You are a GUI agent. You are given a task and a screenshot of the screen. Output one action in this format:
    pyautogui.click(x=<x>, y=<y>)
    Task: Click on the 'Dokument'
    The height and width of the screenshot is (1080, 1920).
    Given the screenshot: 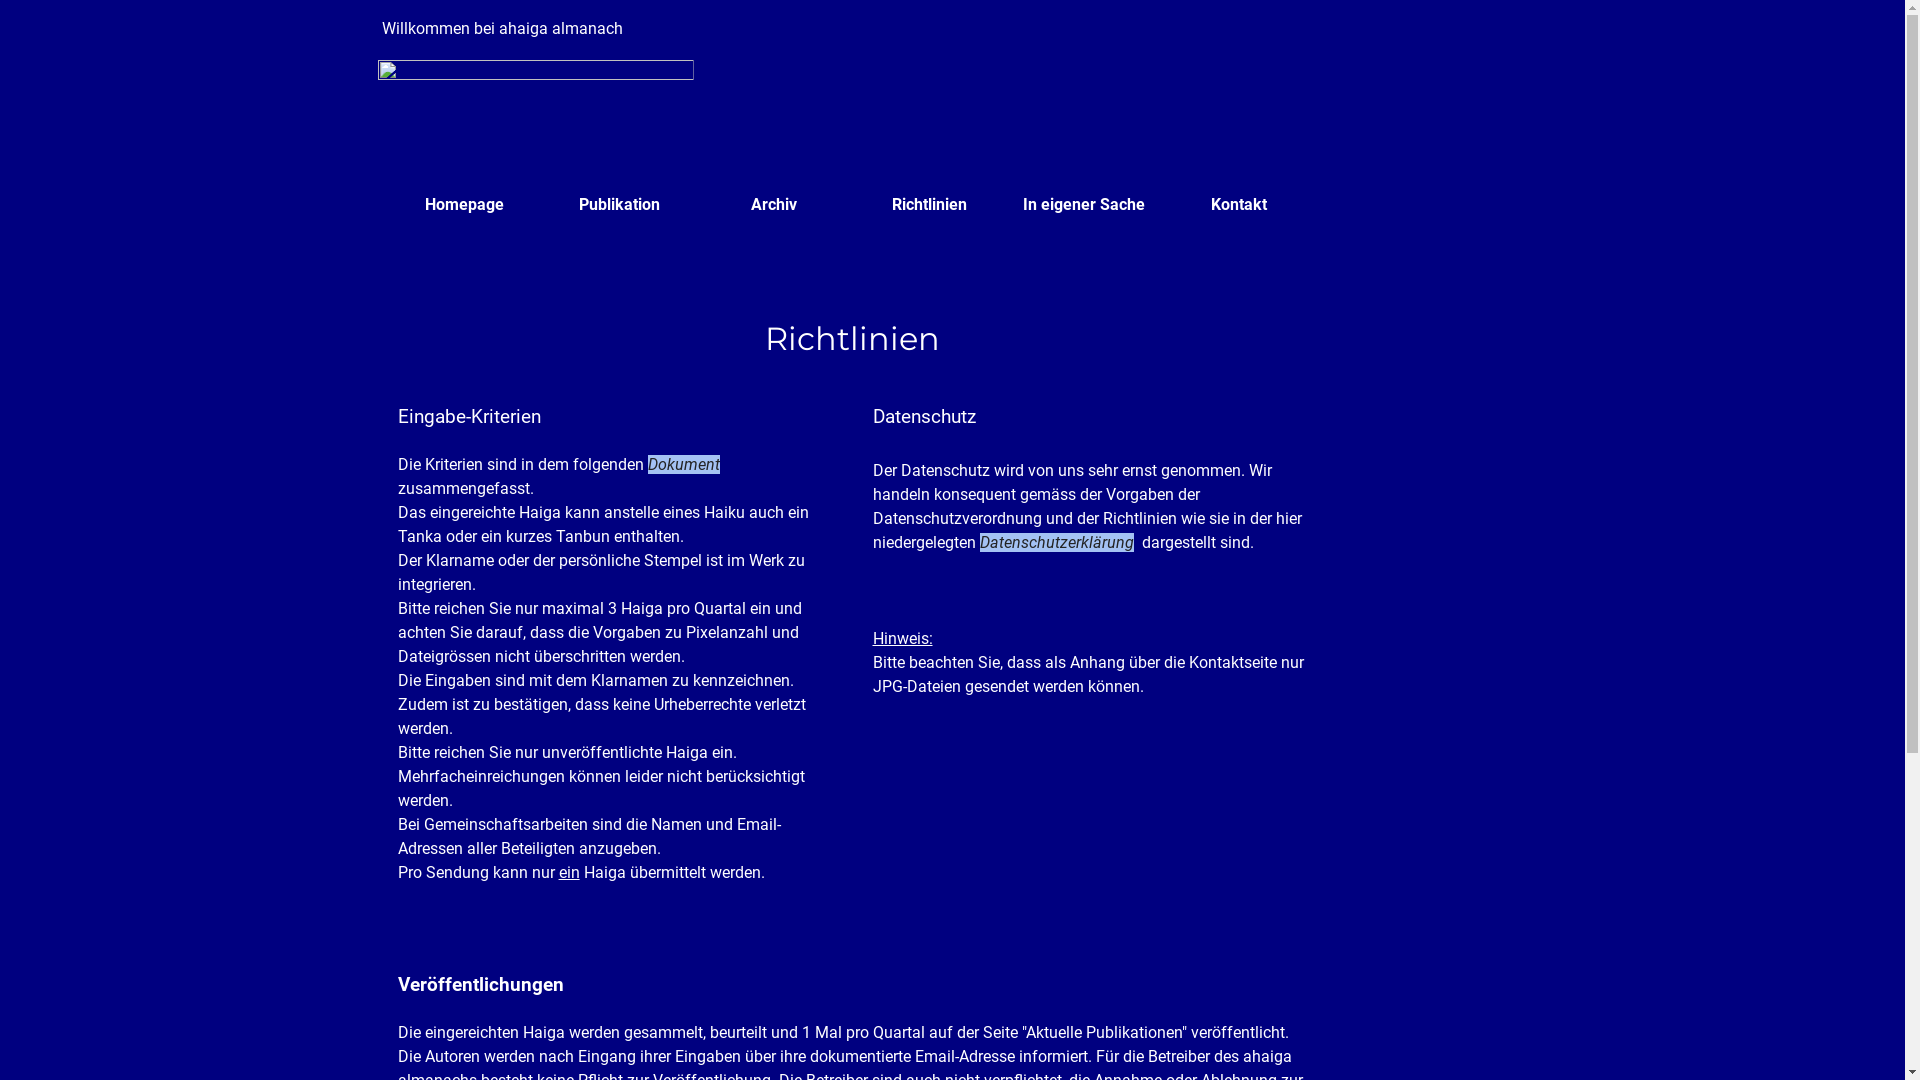 What is the action you would take?
    pyautogui.click(x=684, y=464)
    